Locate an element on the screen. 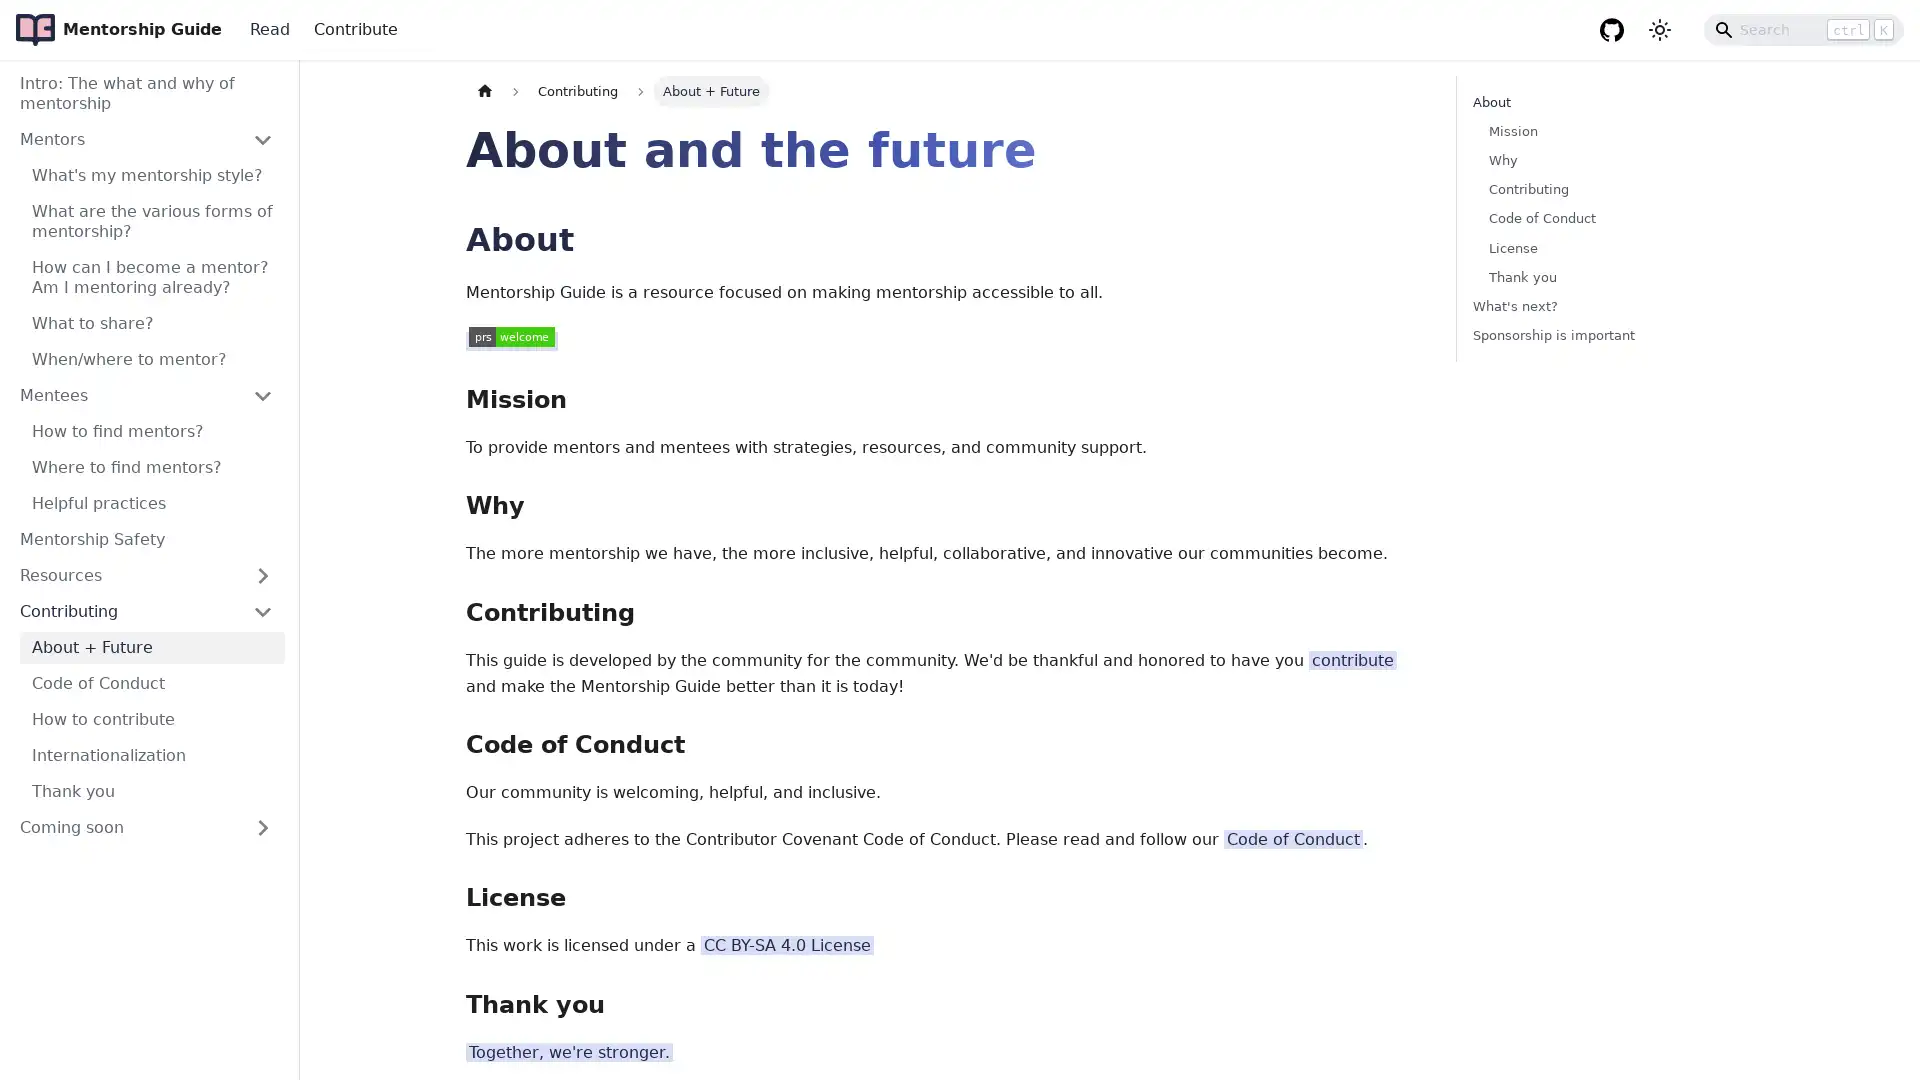 Image resolution: width=1920 pixels, height=1080 pixels. Toggle the collapsible sidebar category 'Mentors' is located at coordinates (262, 138).